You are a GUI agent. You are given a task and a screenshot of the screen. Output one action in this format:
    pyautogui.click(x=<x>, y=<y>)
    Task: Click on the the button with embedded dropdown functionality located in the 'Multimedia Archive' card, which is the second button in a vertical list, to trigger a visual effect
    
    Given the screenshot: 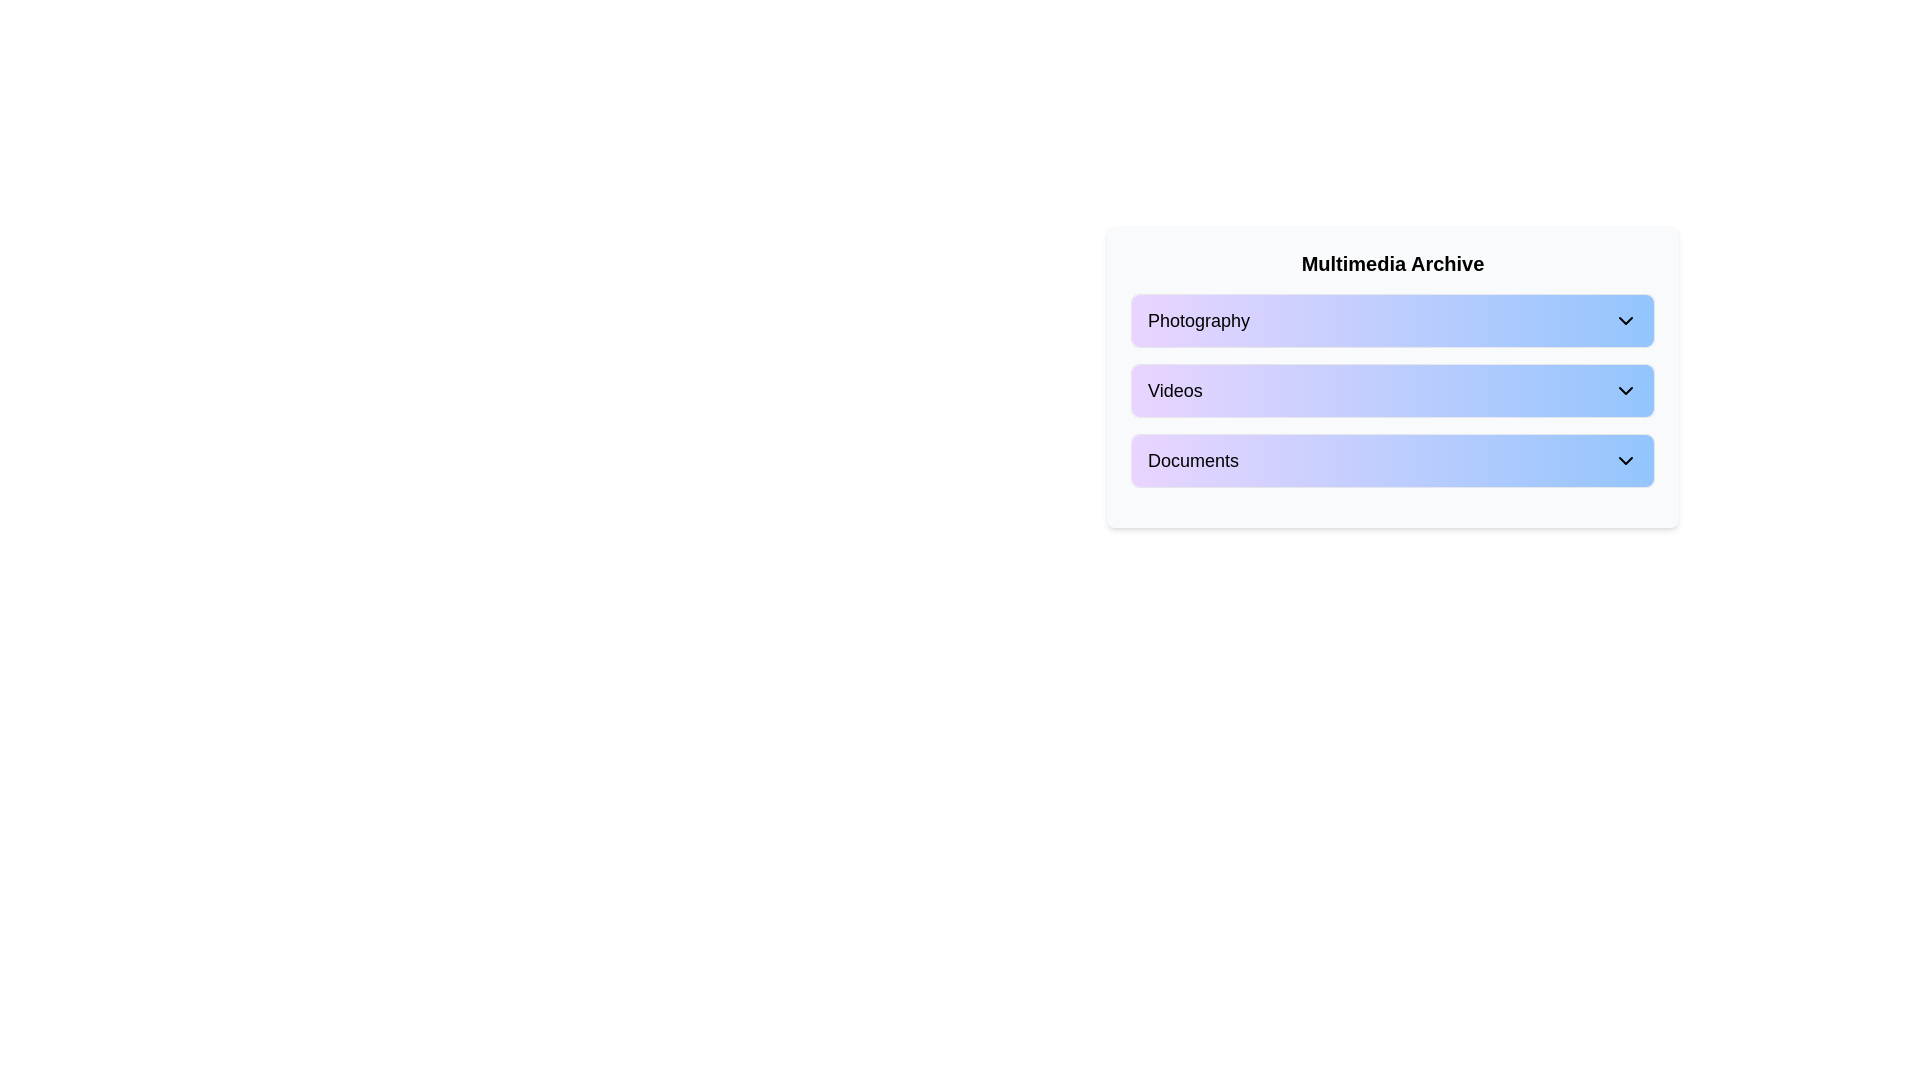 What is the action you would take?
    pyautogui.click(x=1391, y=390)
    